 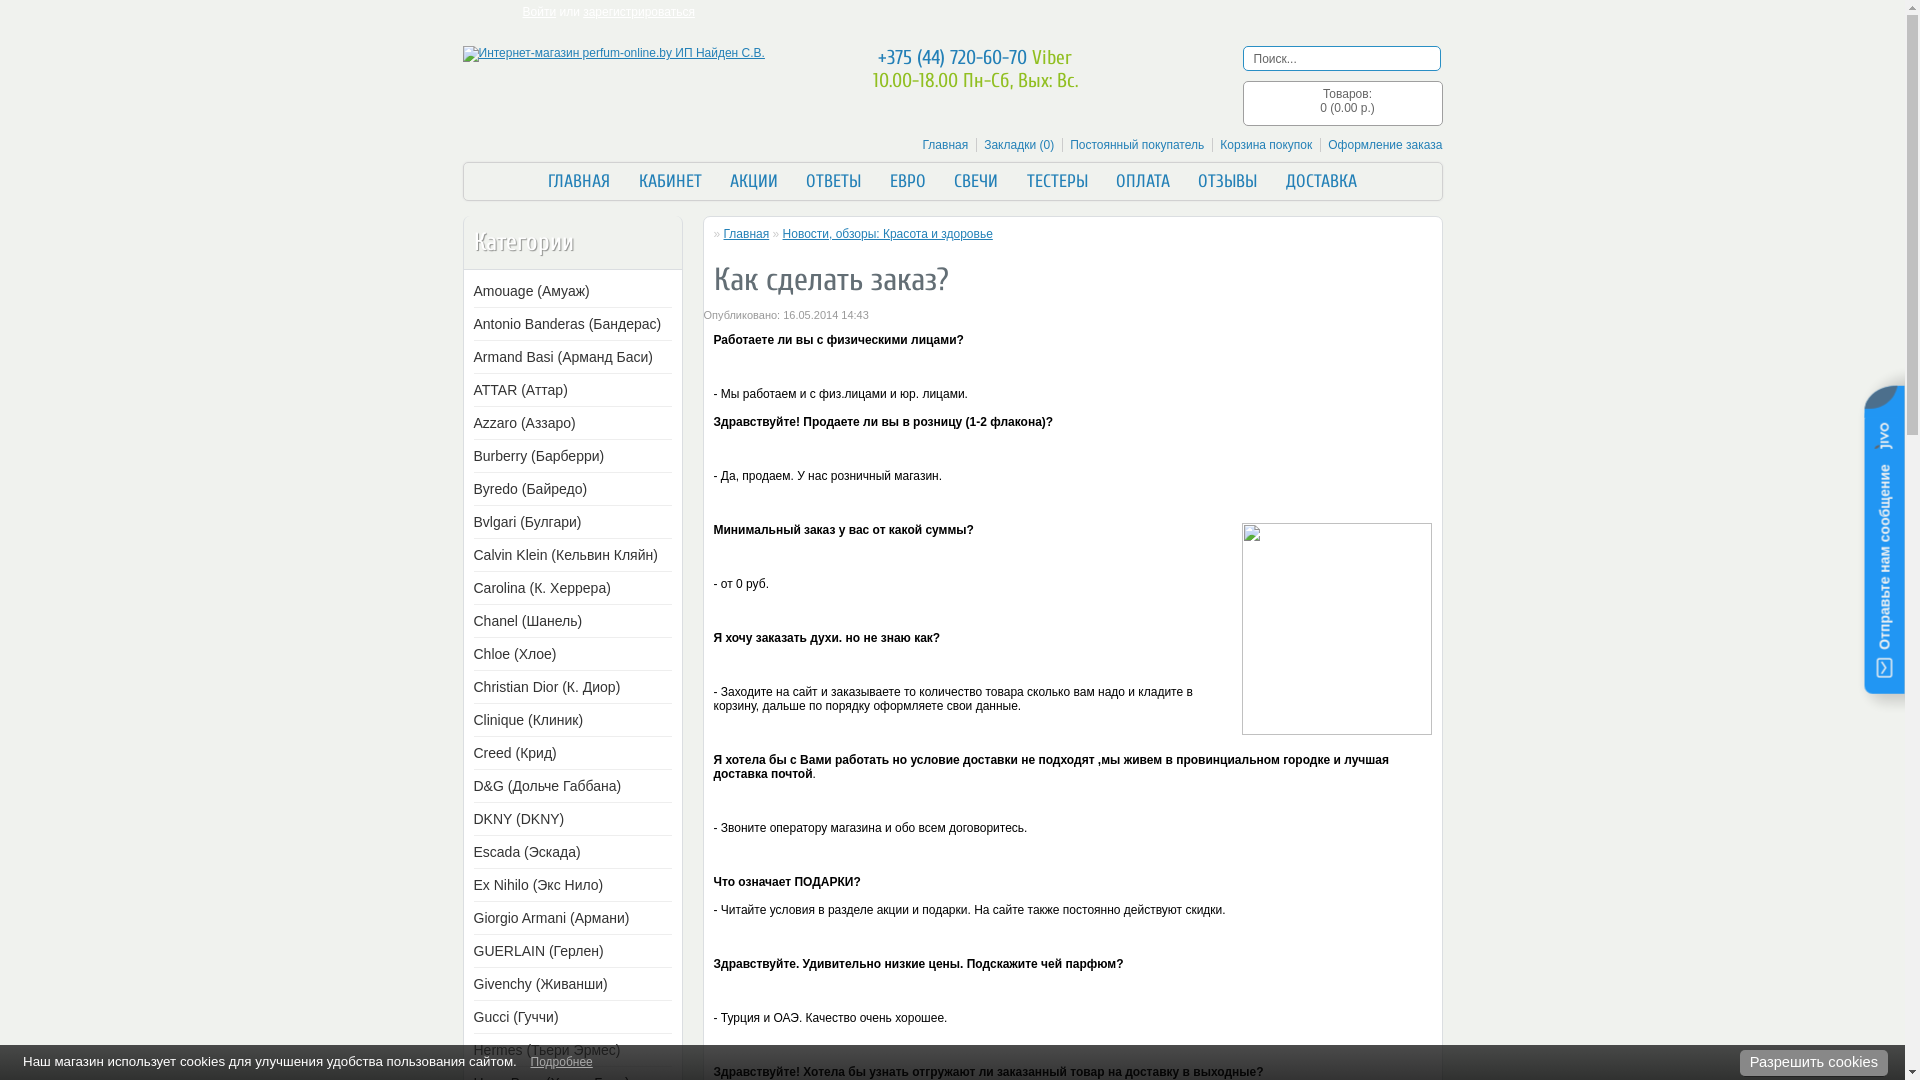 What do you see at coordinates (568, 818) in the screenshot?
I see `'DKNY (DKNY)'` at bounding box center [568, 818].